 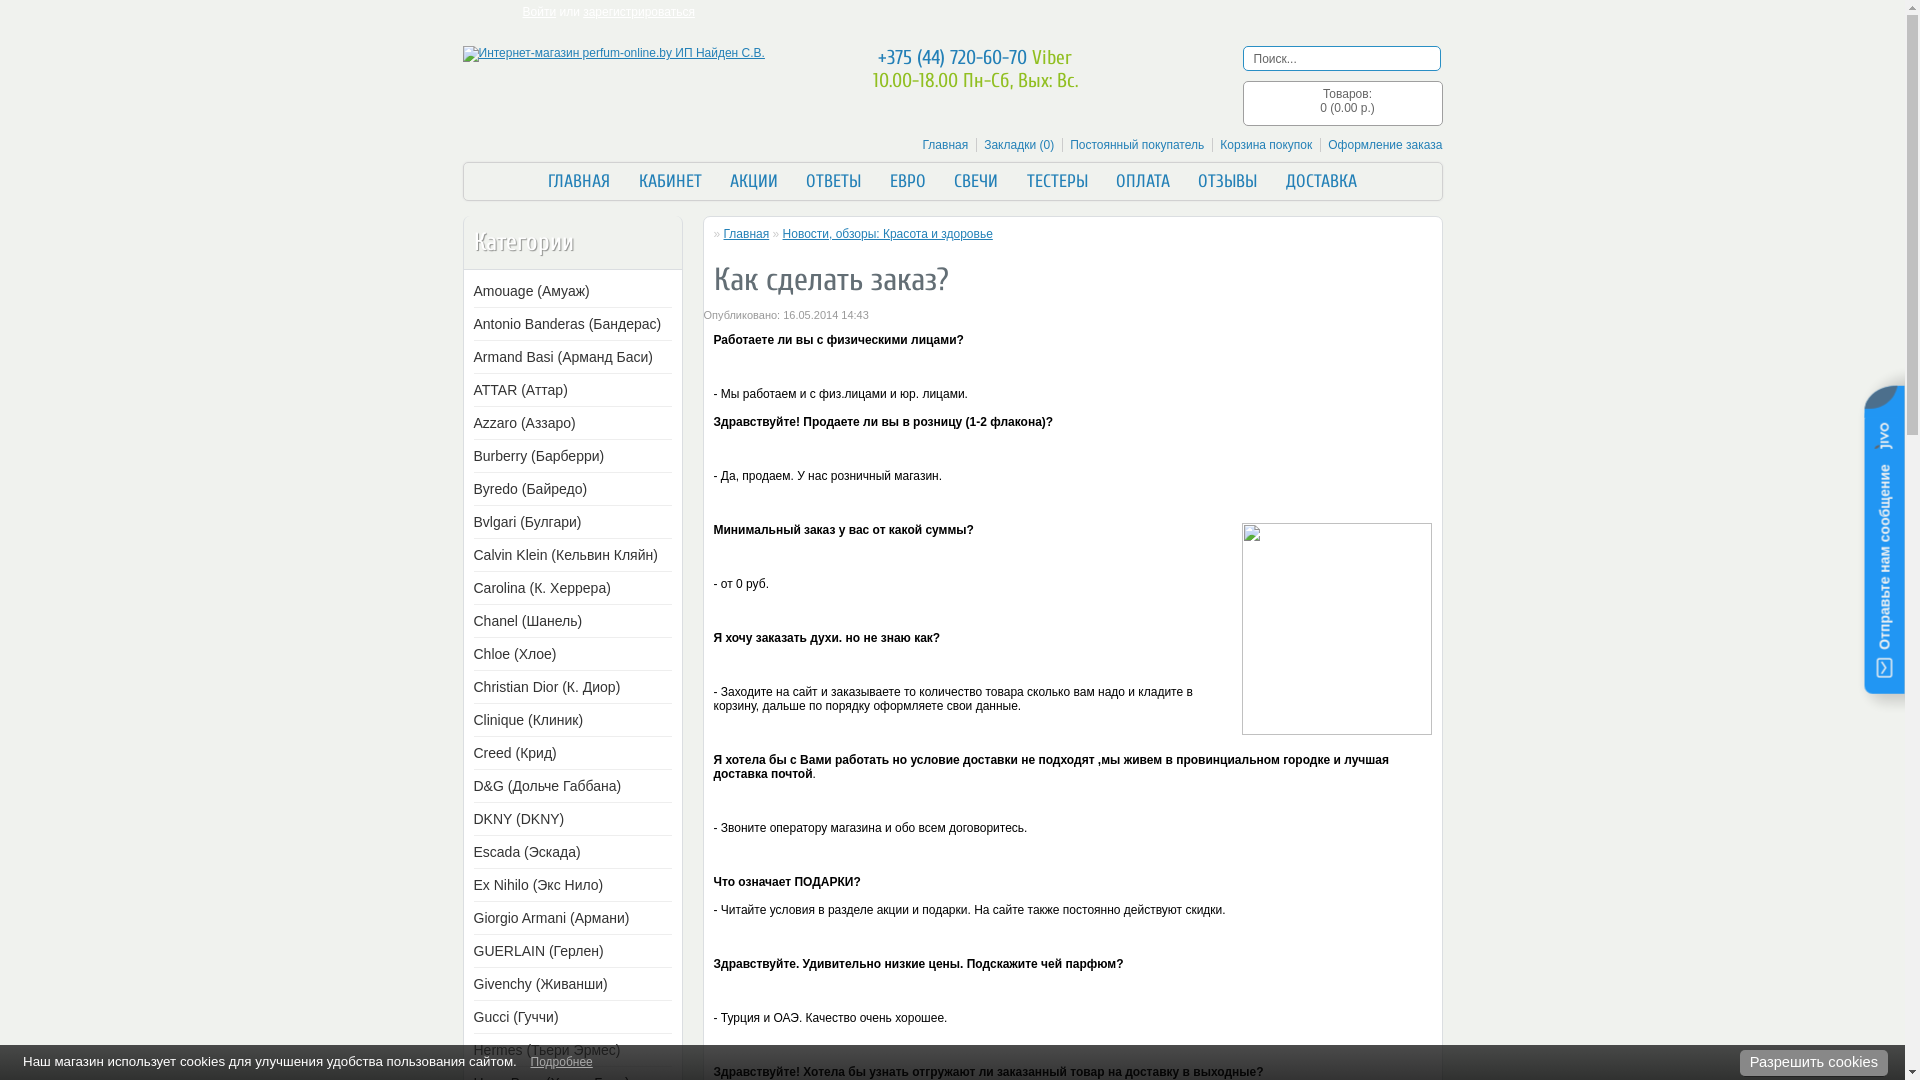 What do you see at coordinates (568, 818) in the screenshot?
I see `'DKNY (DKNY)'` at bounding box center [568, 818].